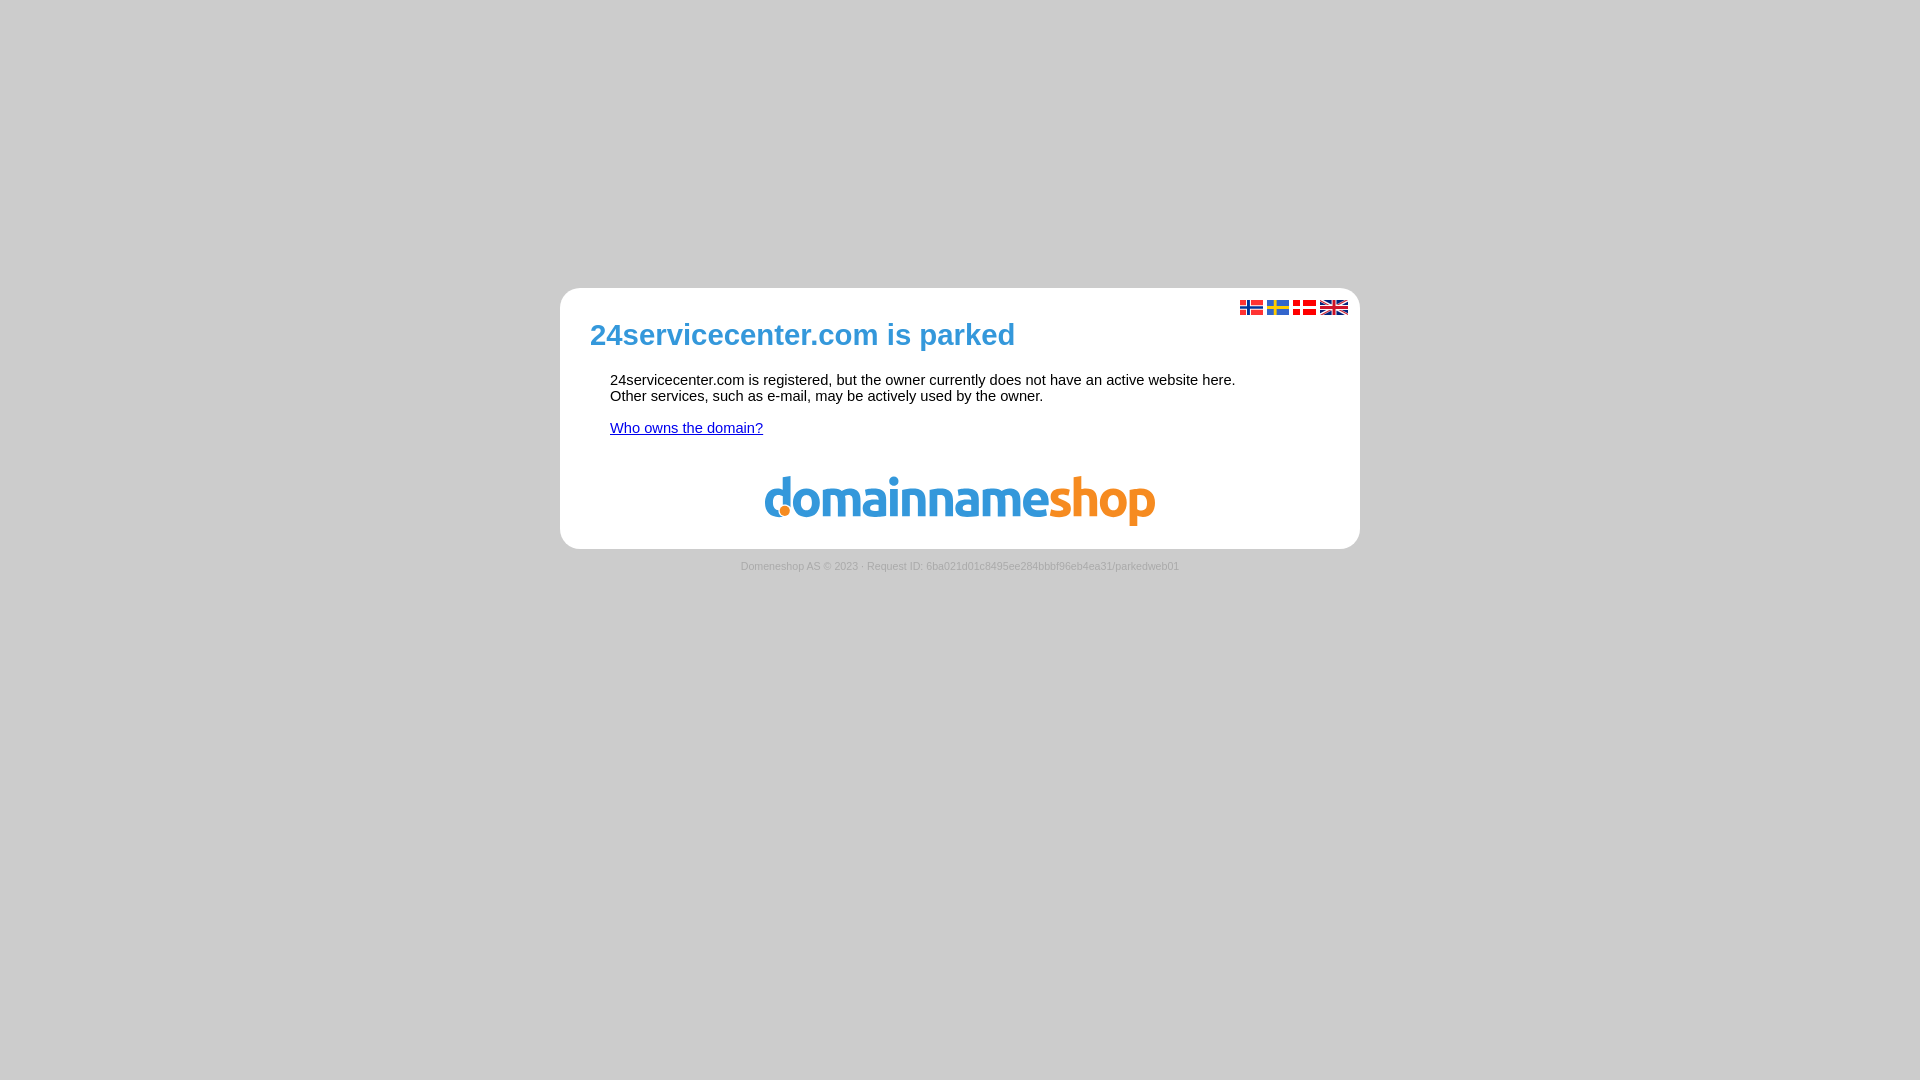 The height and width of the screenshot is (1080, 1920). Describe the element at coordinates (1250, 307) in the screenshot. I see `'Norsk'` at that location.